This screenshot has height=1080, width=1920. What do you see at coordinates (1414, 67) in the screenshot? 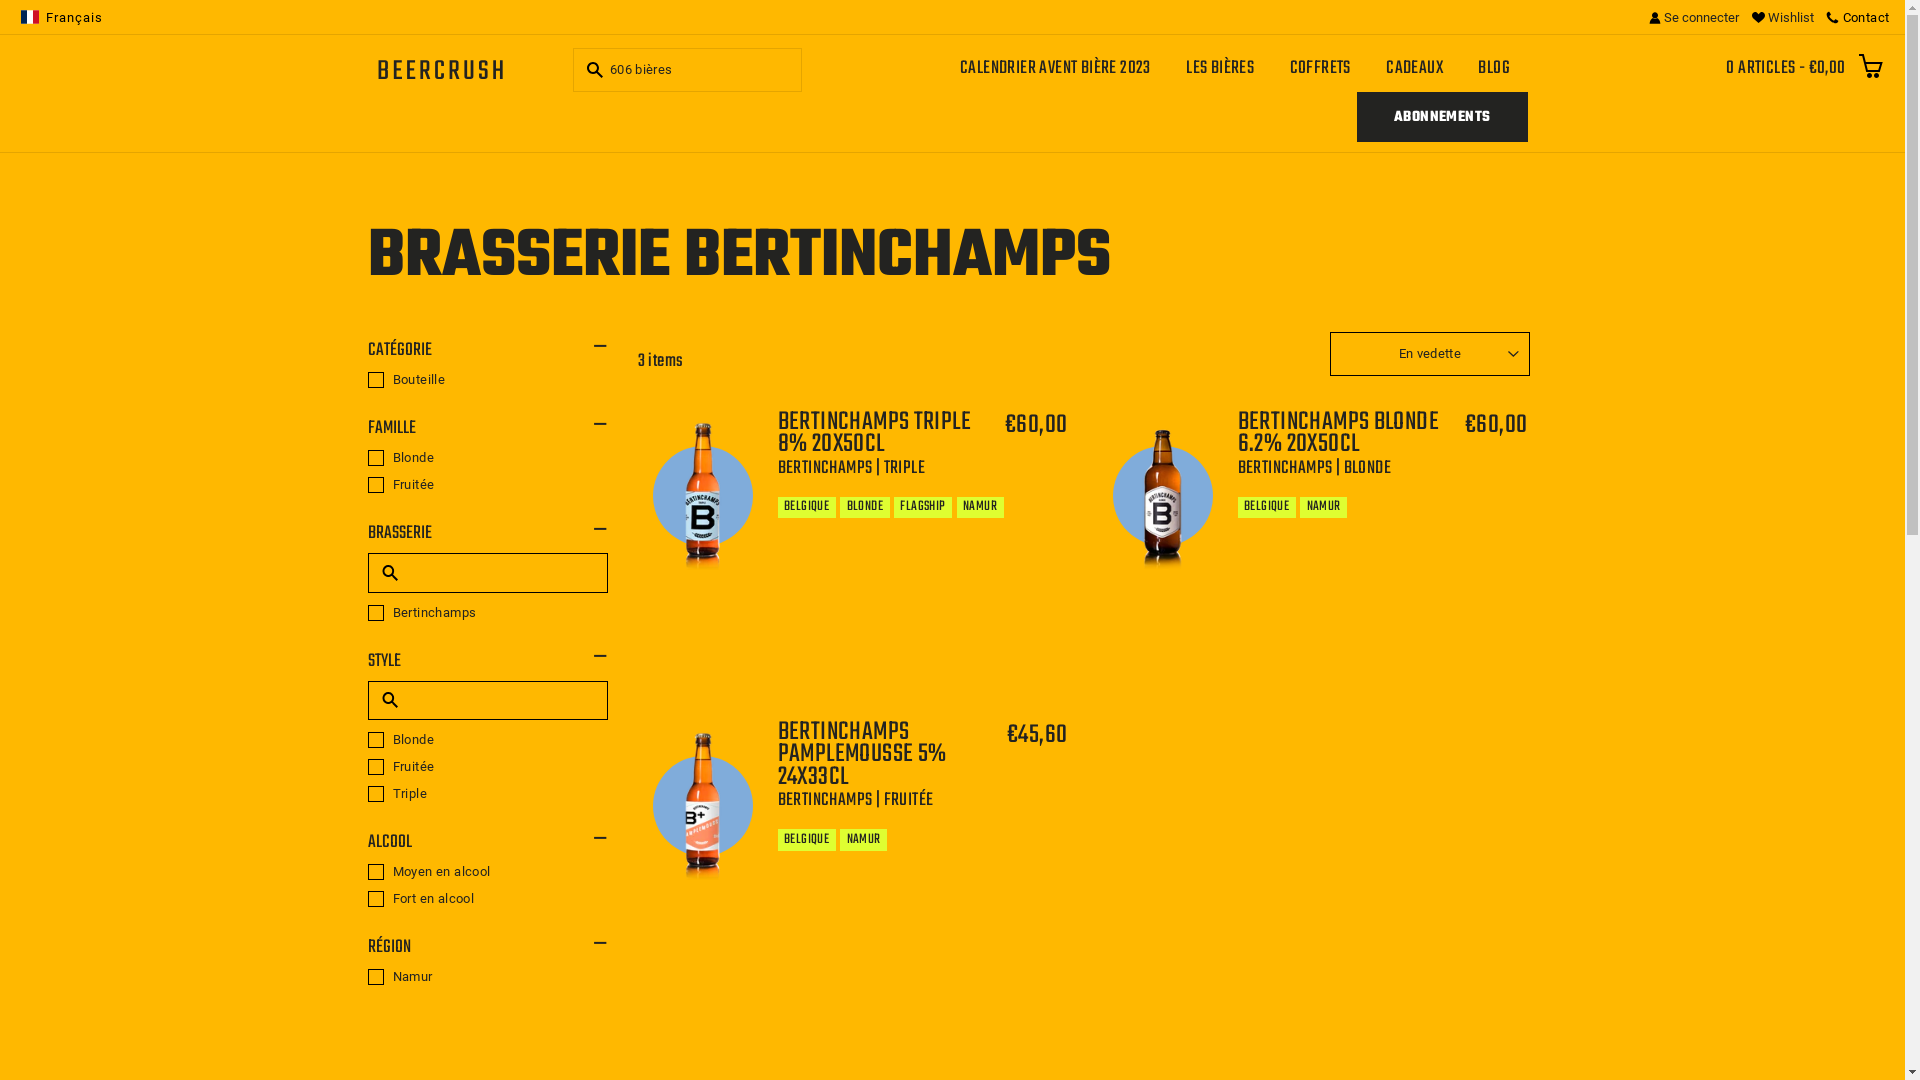
I see `'CADEAUX'` at bounding box center [1414, 67].